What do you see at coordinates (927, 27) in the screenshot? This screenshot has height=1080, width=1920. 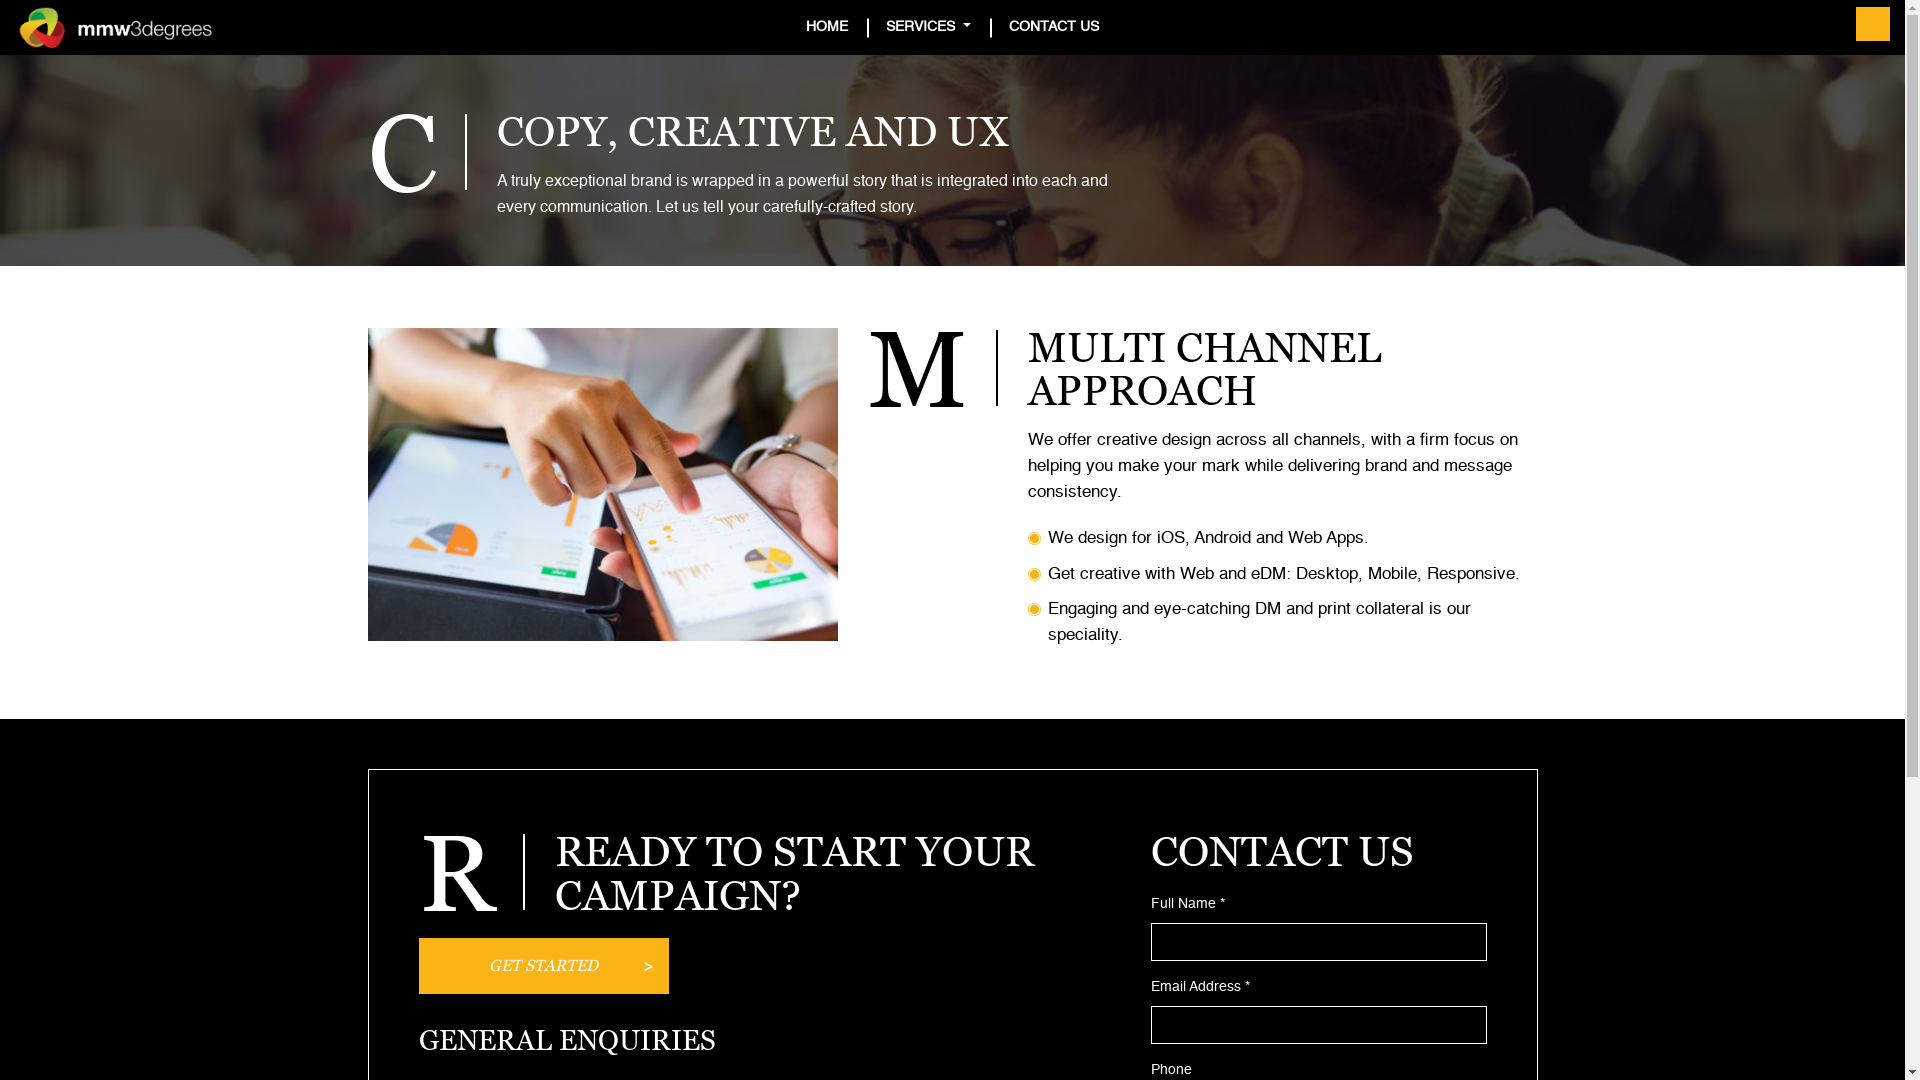 I see `'SERVICES'` at bounding box center [927, 27].